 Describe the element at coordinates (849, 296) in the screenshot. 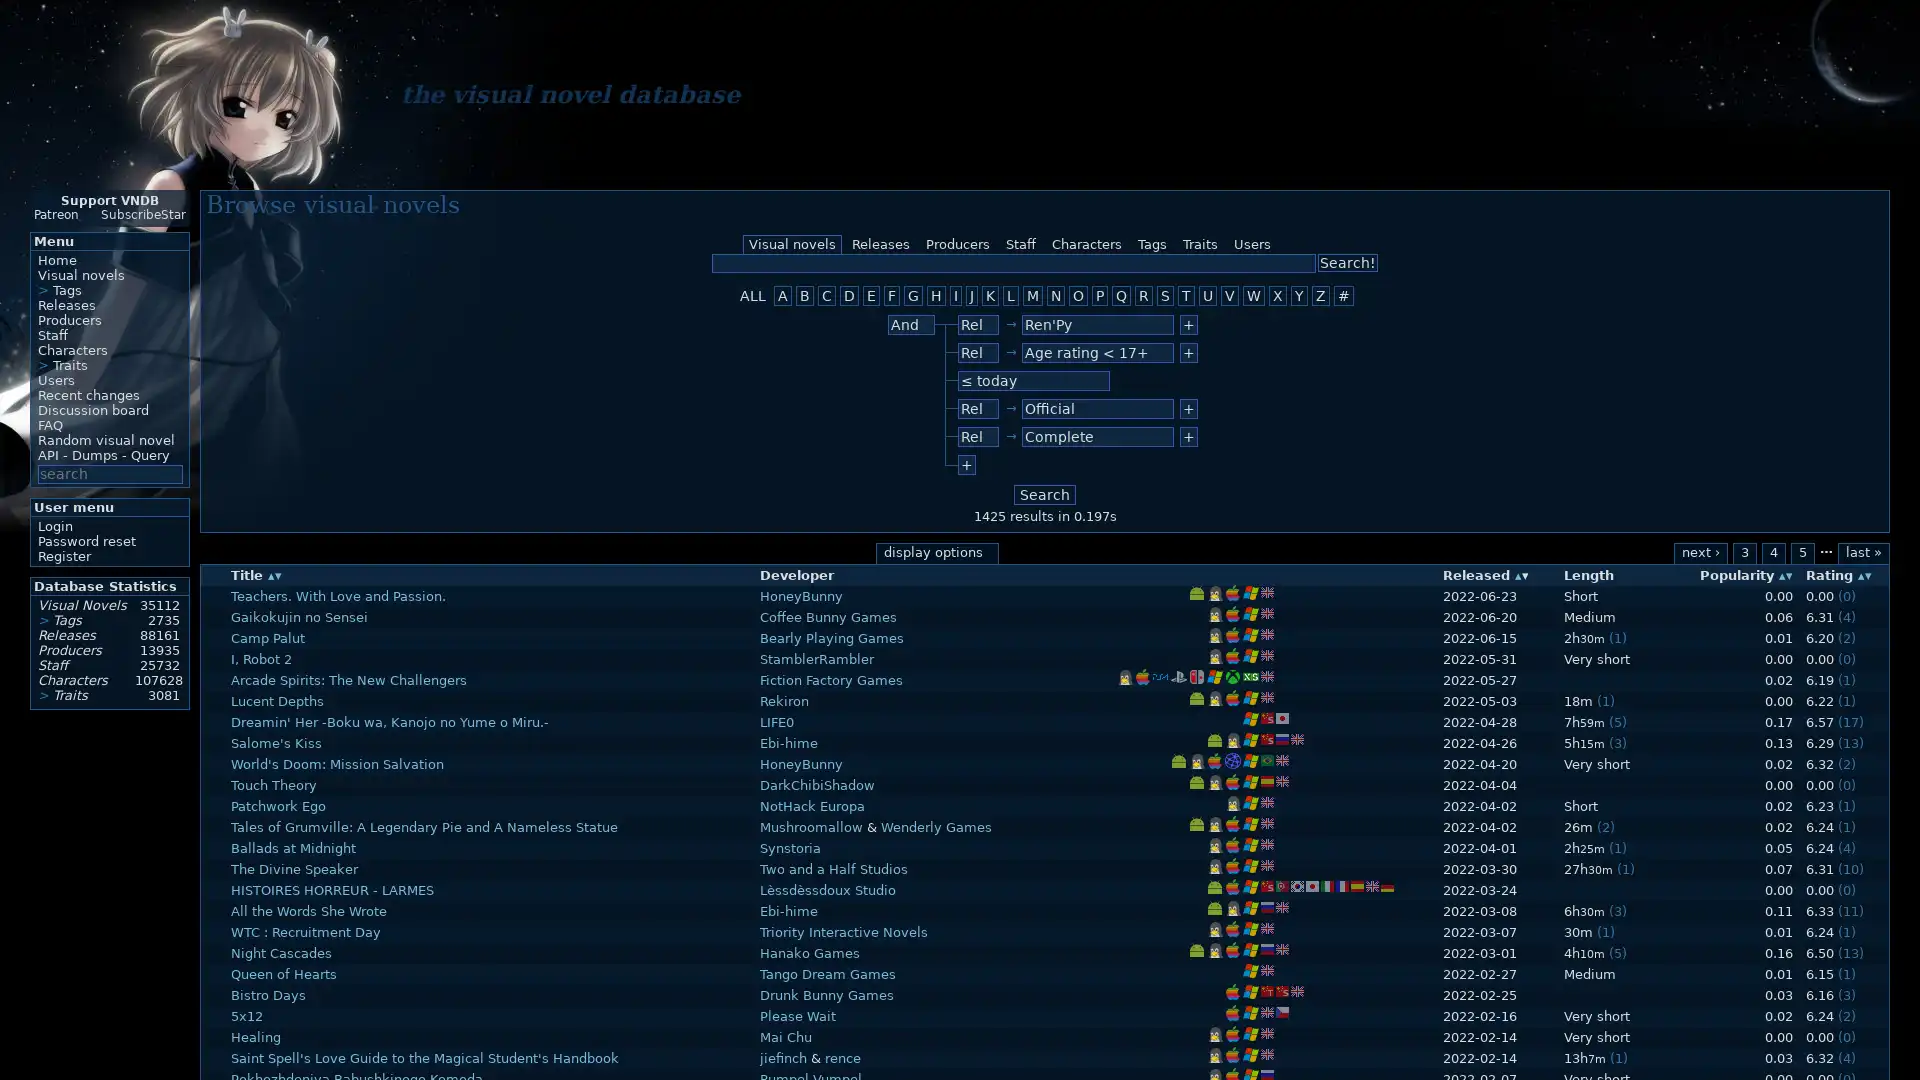

I see `D` at that location.